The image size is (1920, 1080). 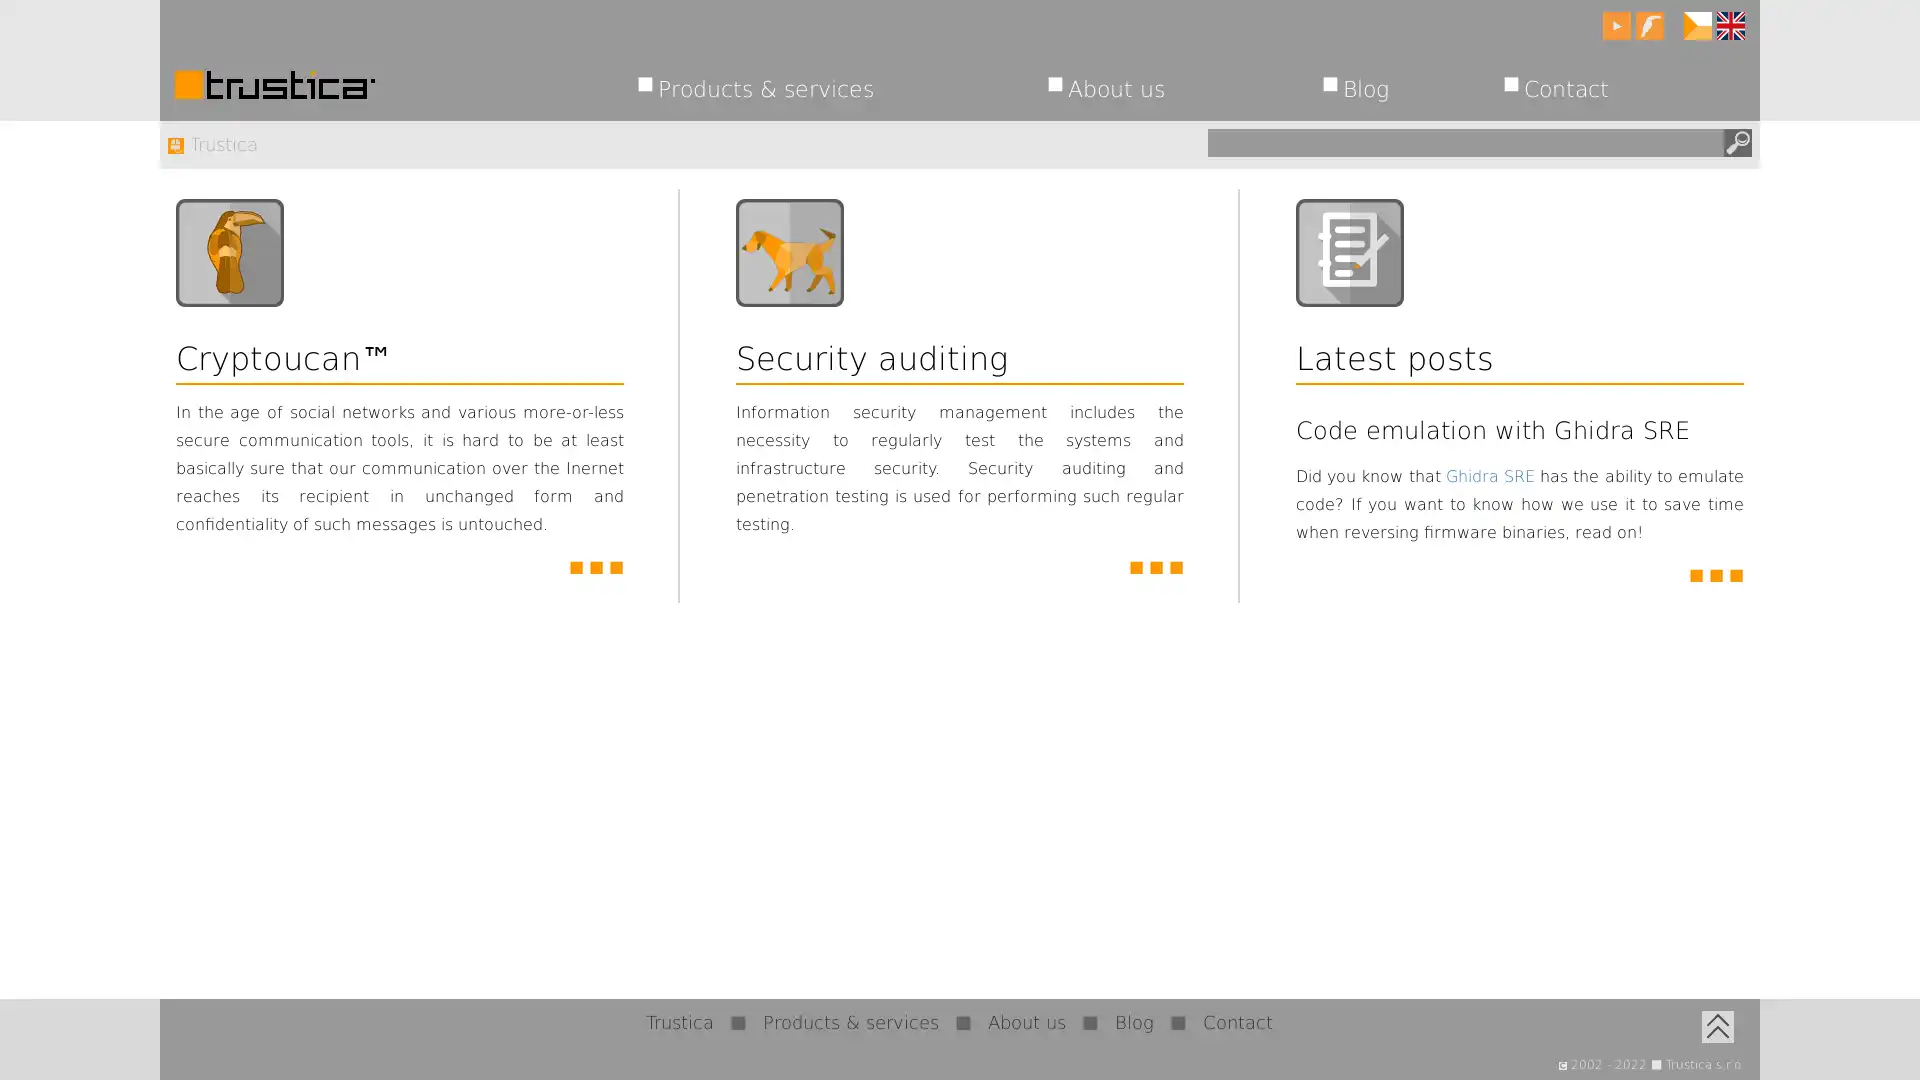 What do you see at coordinates (1736, 141) in the screenshot?
I see `Search` at bounding box center [1736, 141].